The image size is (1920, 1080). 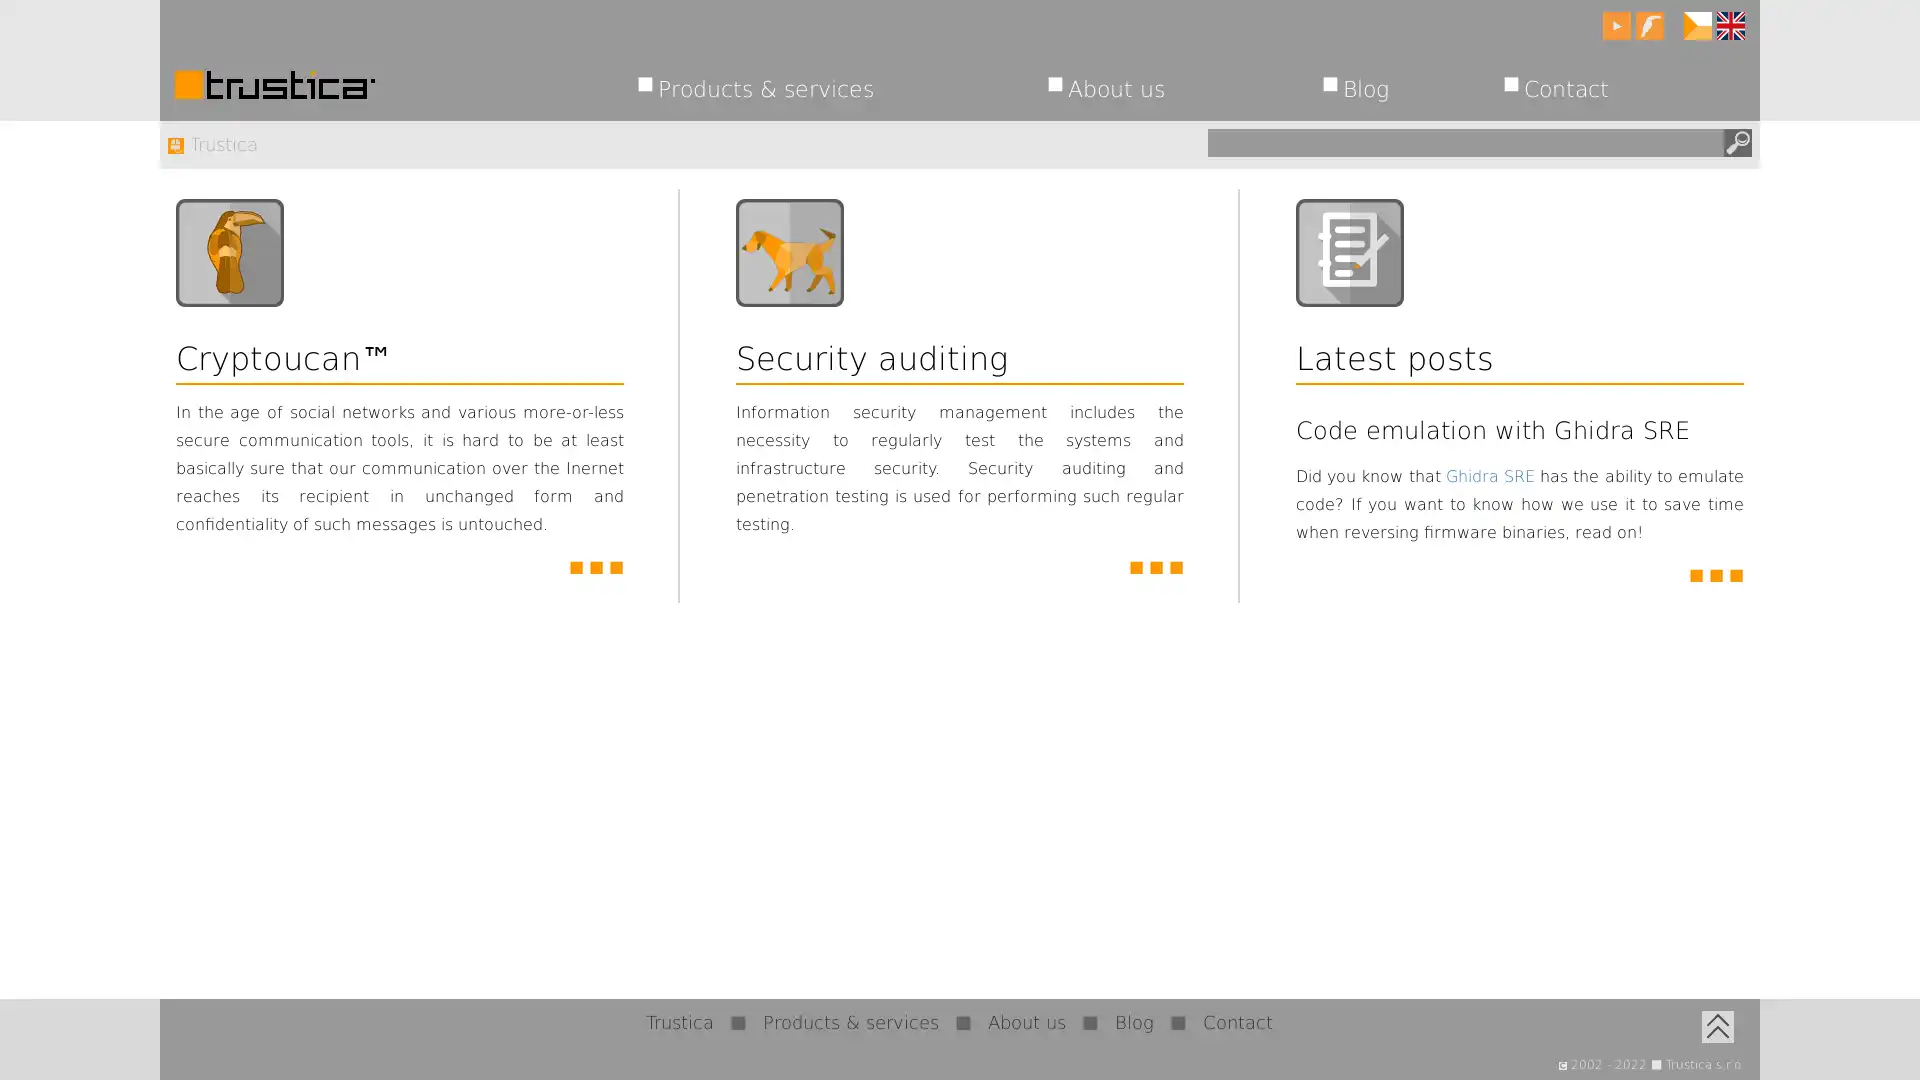 What do you see at coordinates (1736, 141) in the screenshot?
I see `Search` at bounding box center [1736, 141].